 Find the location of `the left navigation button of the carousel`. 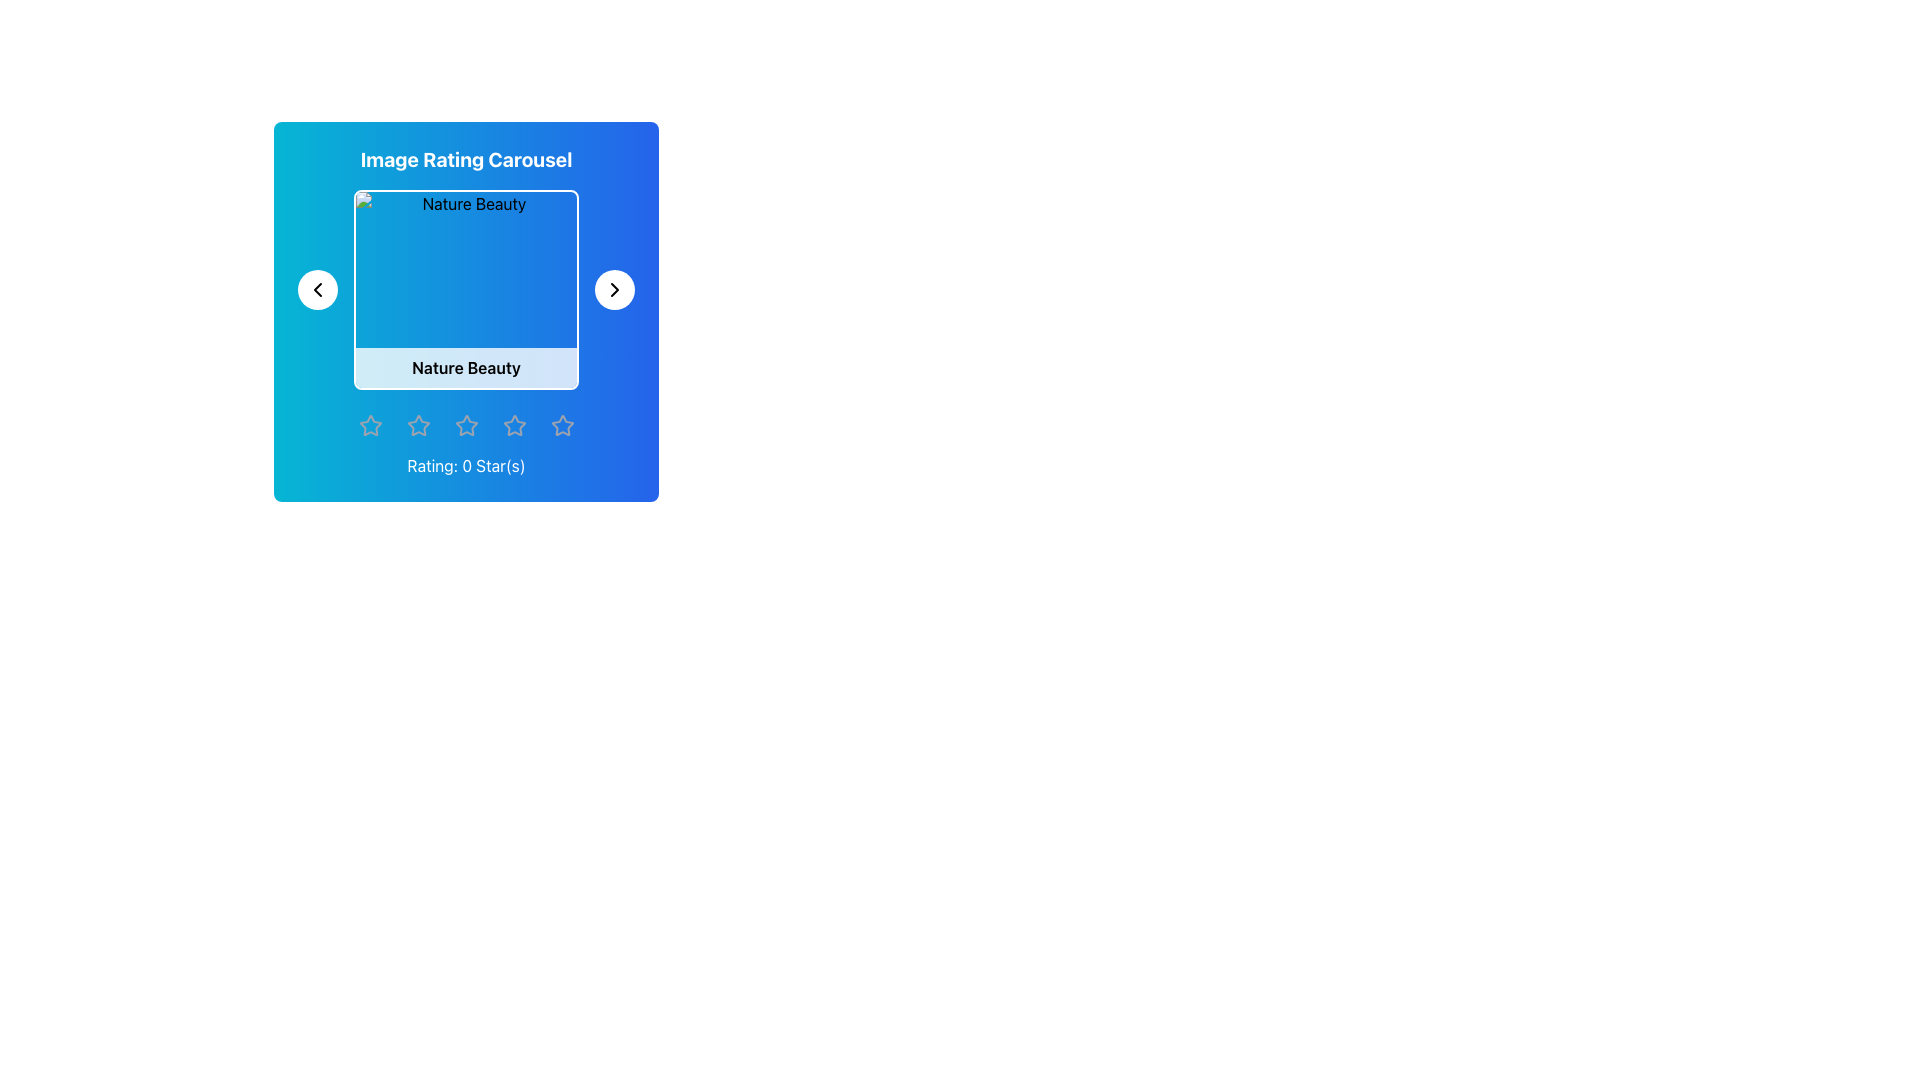

the left navigation button of the carousel is located at coordinates (316, 289).